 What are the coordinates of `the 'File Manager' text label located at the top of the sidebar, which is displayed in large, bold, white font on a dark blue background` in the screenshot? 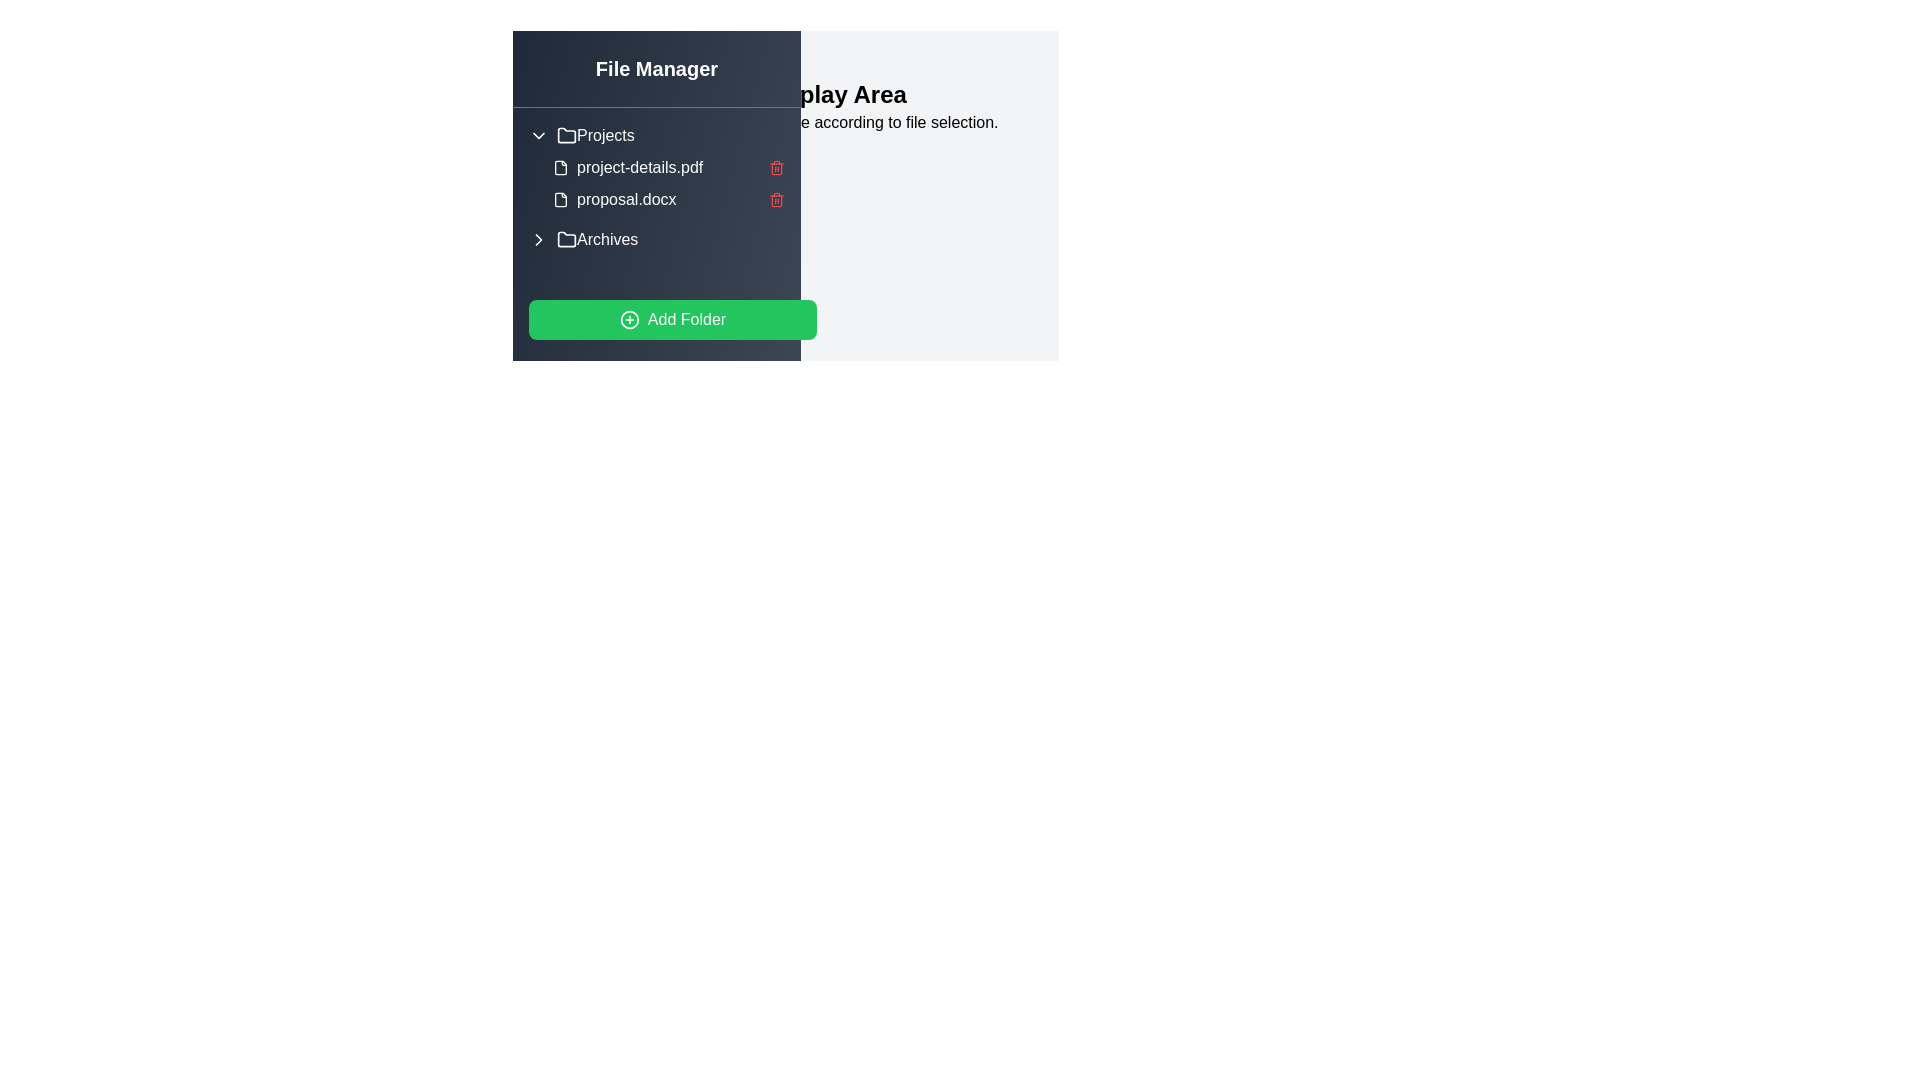 It's located at (657, 68).